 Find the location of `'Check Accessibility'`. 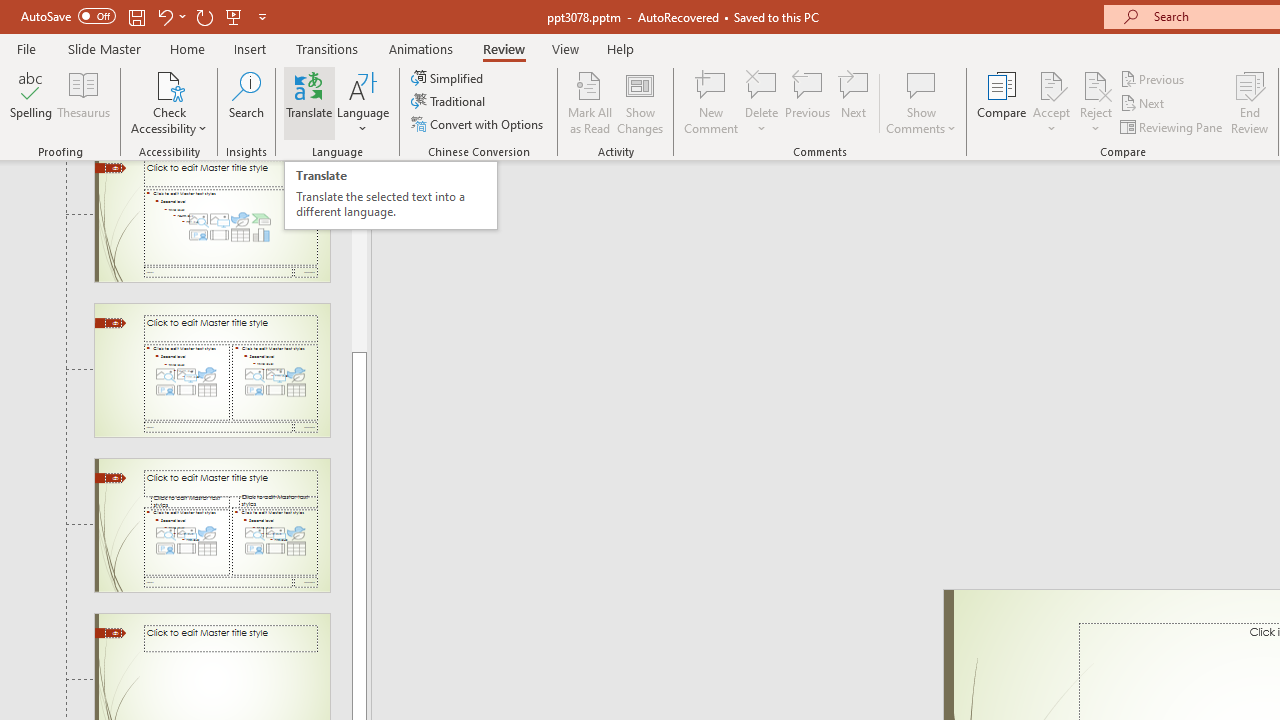

'Check Accessibility' is located at coordinates (169, 84).